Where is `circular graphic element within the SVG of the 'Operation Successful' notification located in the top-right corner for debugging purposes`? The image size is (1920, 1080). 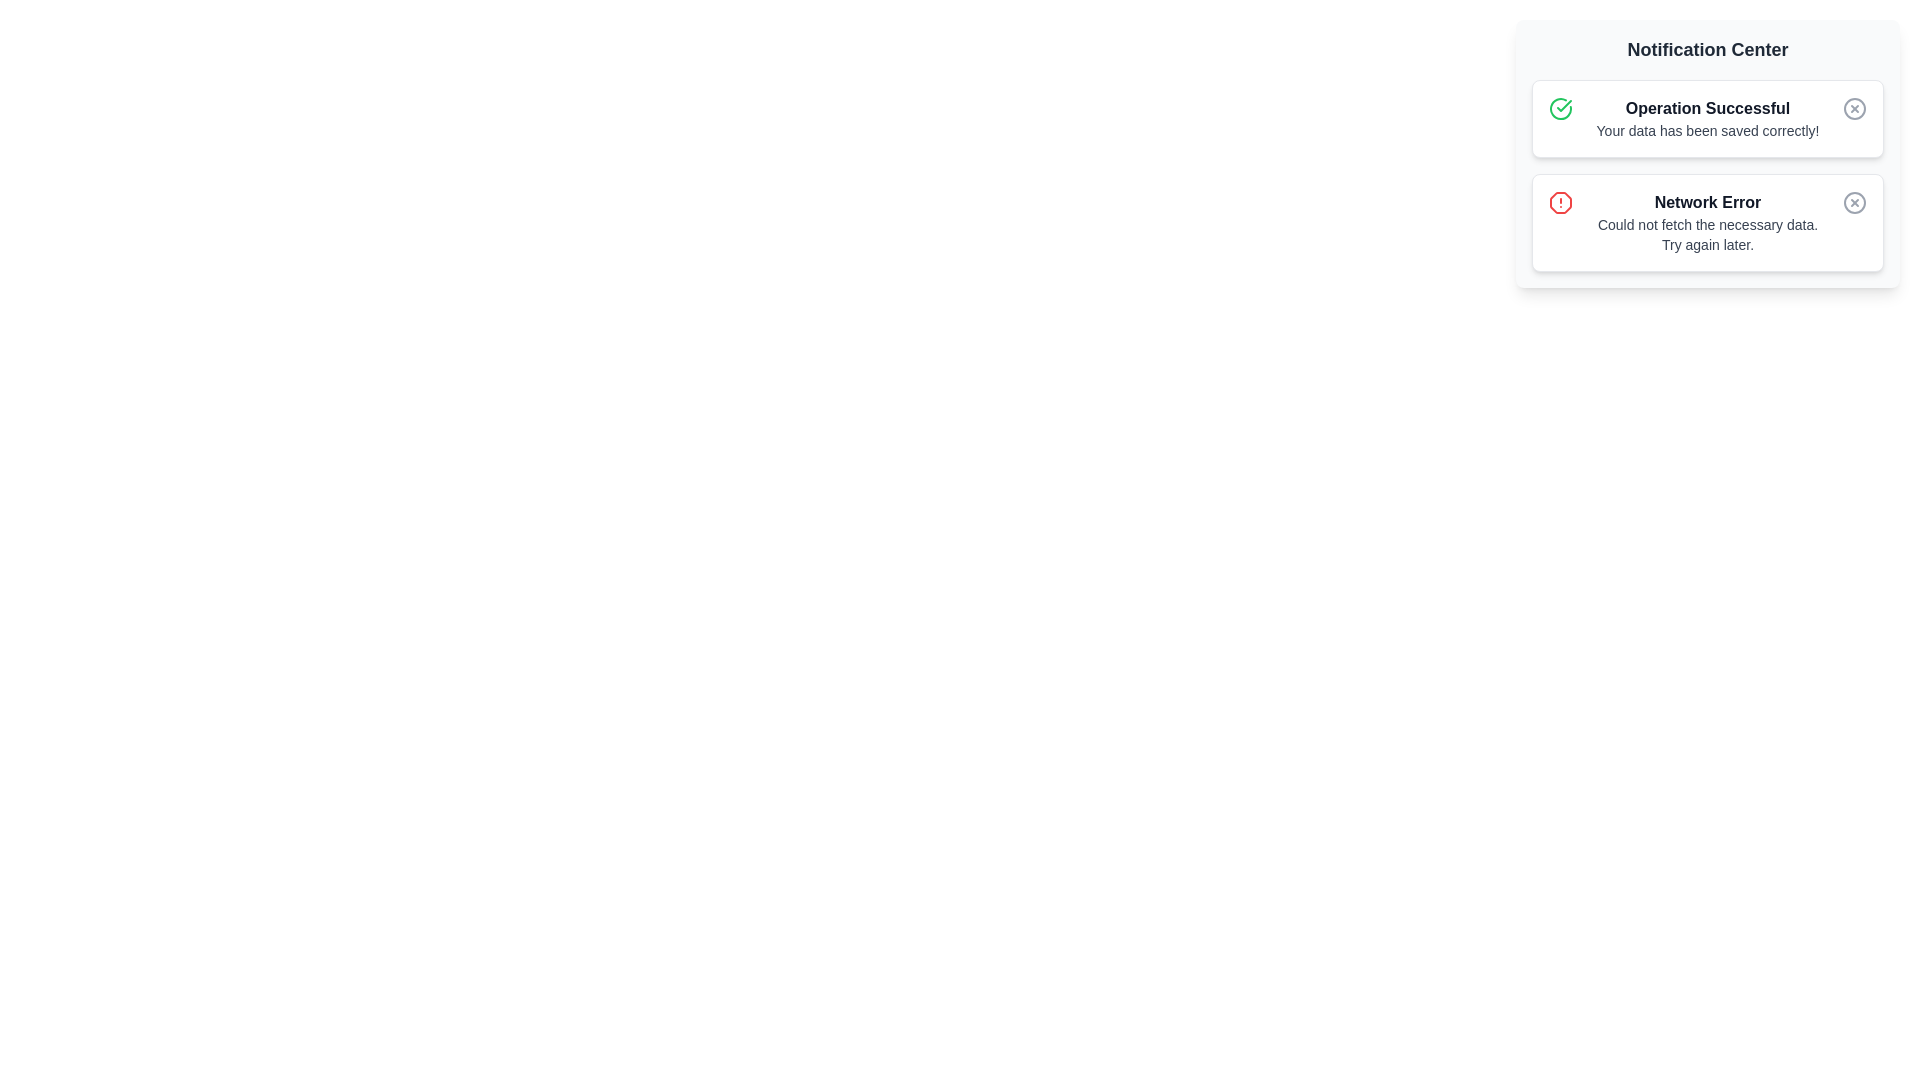
circular graphic element within the SVG of the 'Operation Successful' notification located in the top-right corner for debugging purposes is located at coordinates (1853, 108).